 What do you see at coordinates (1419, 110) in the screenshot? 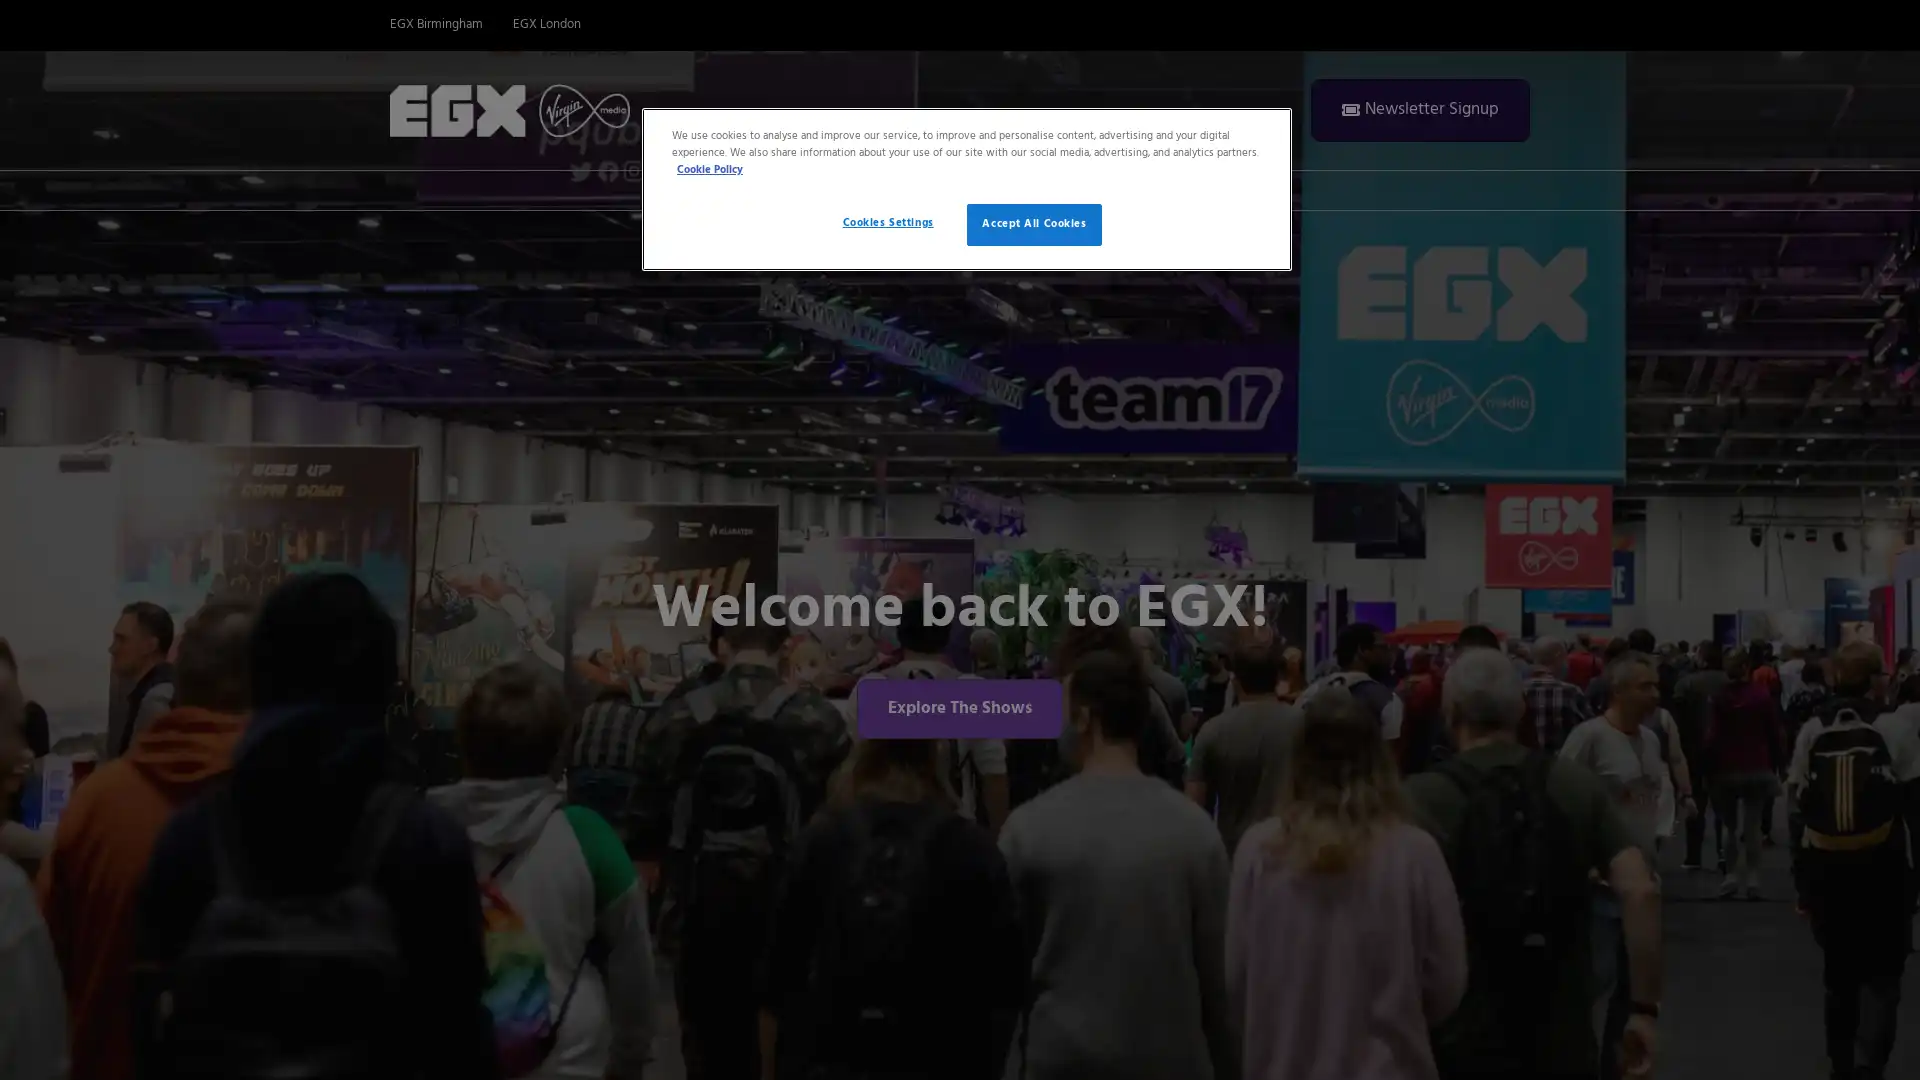
I see `Newsletter Signup` at bounding box center [1419, 110].